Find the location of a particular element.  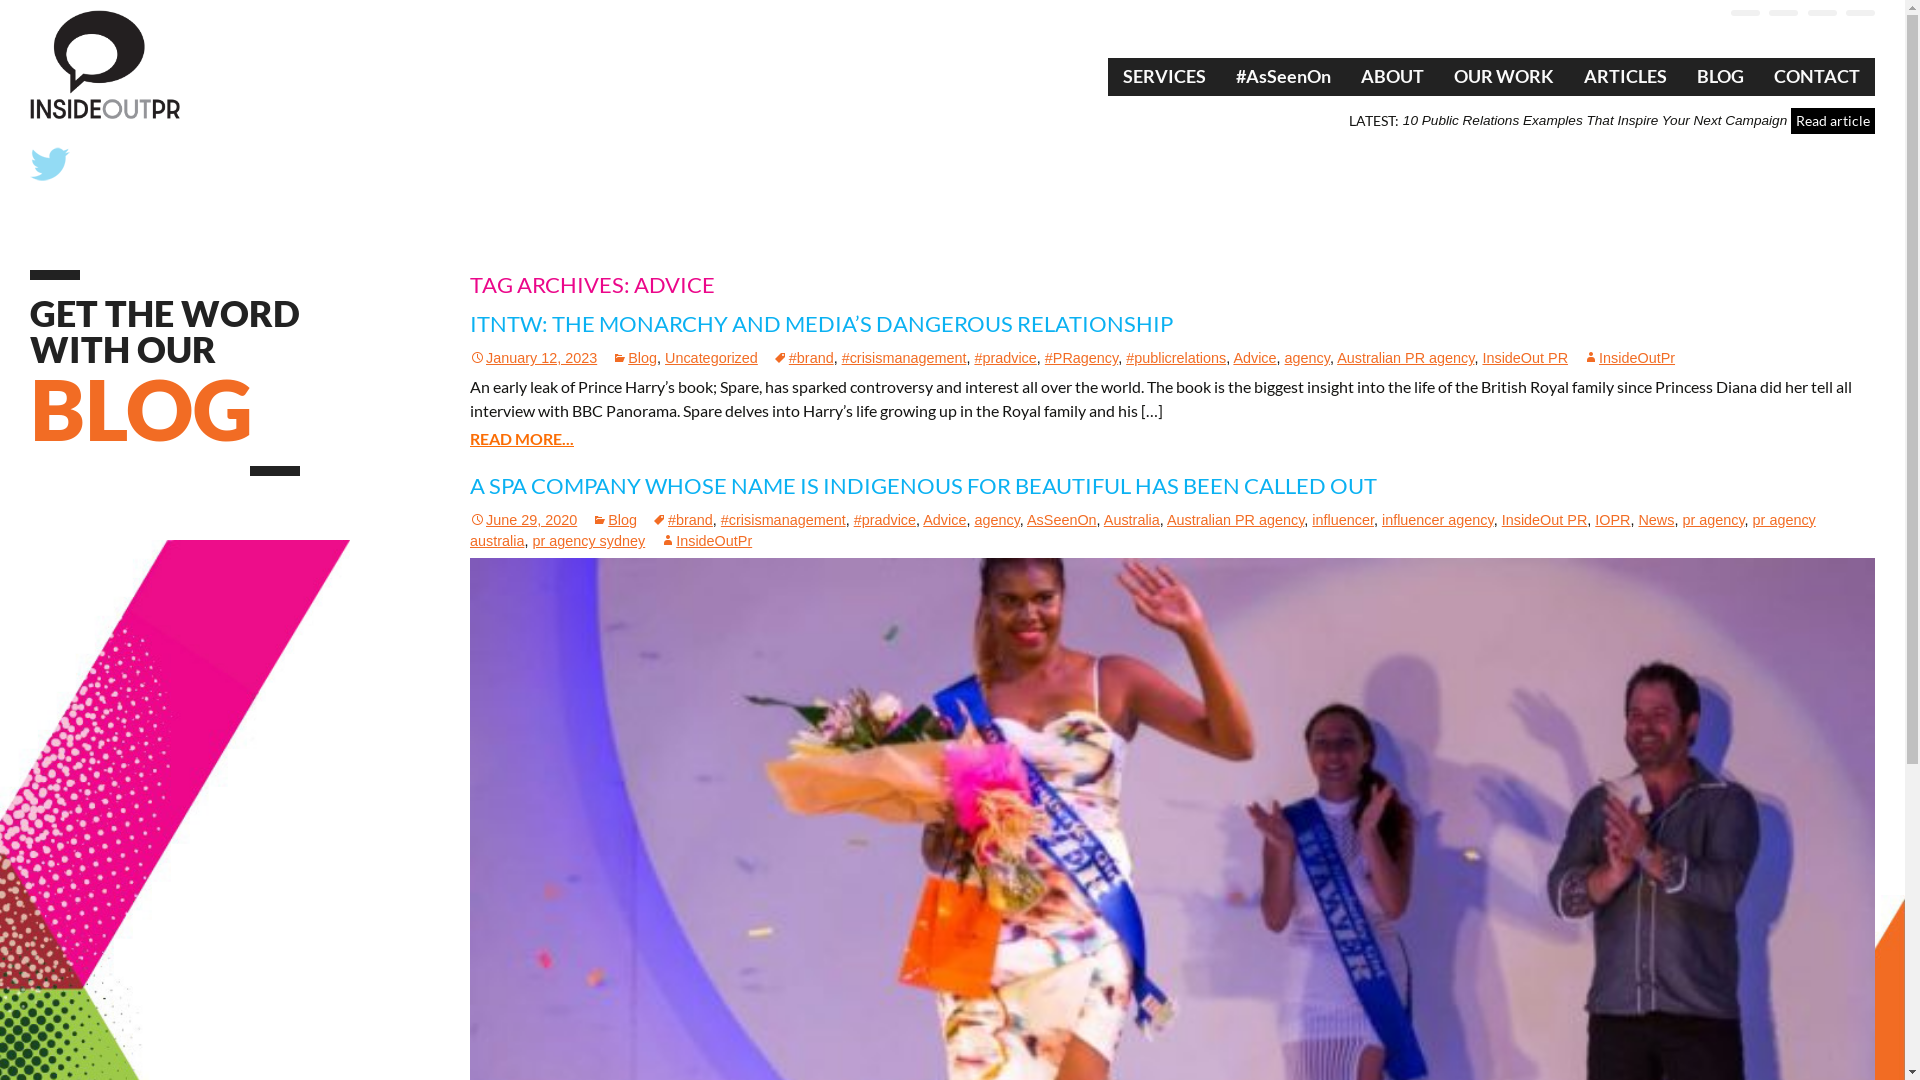

'Read article' is located at coordinates (1790, 120).